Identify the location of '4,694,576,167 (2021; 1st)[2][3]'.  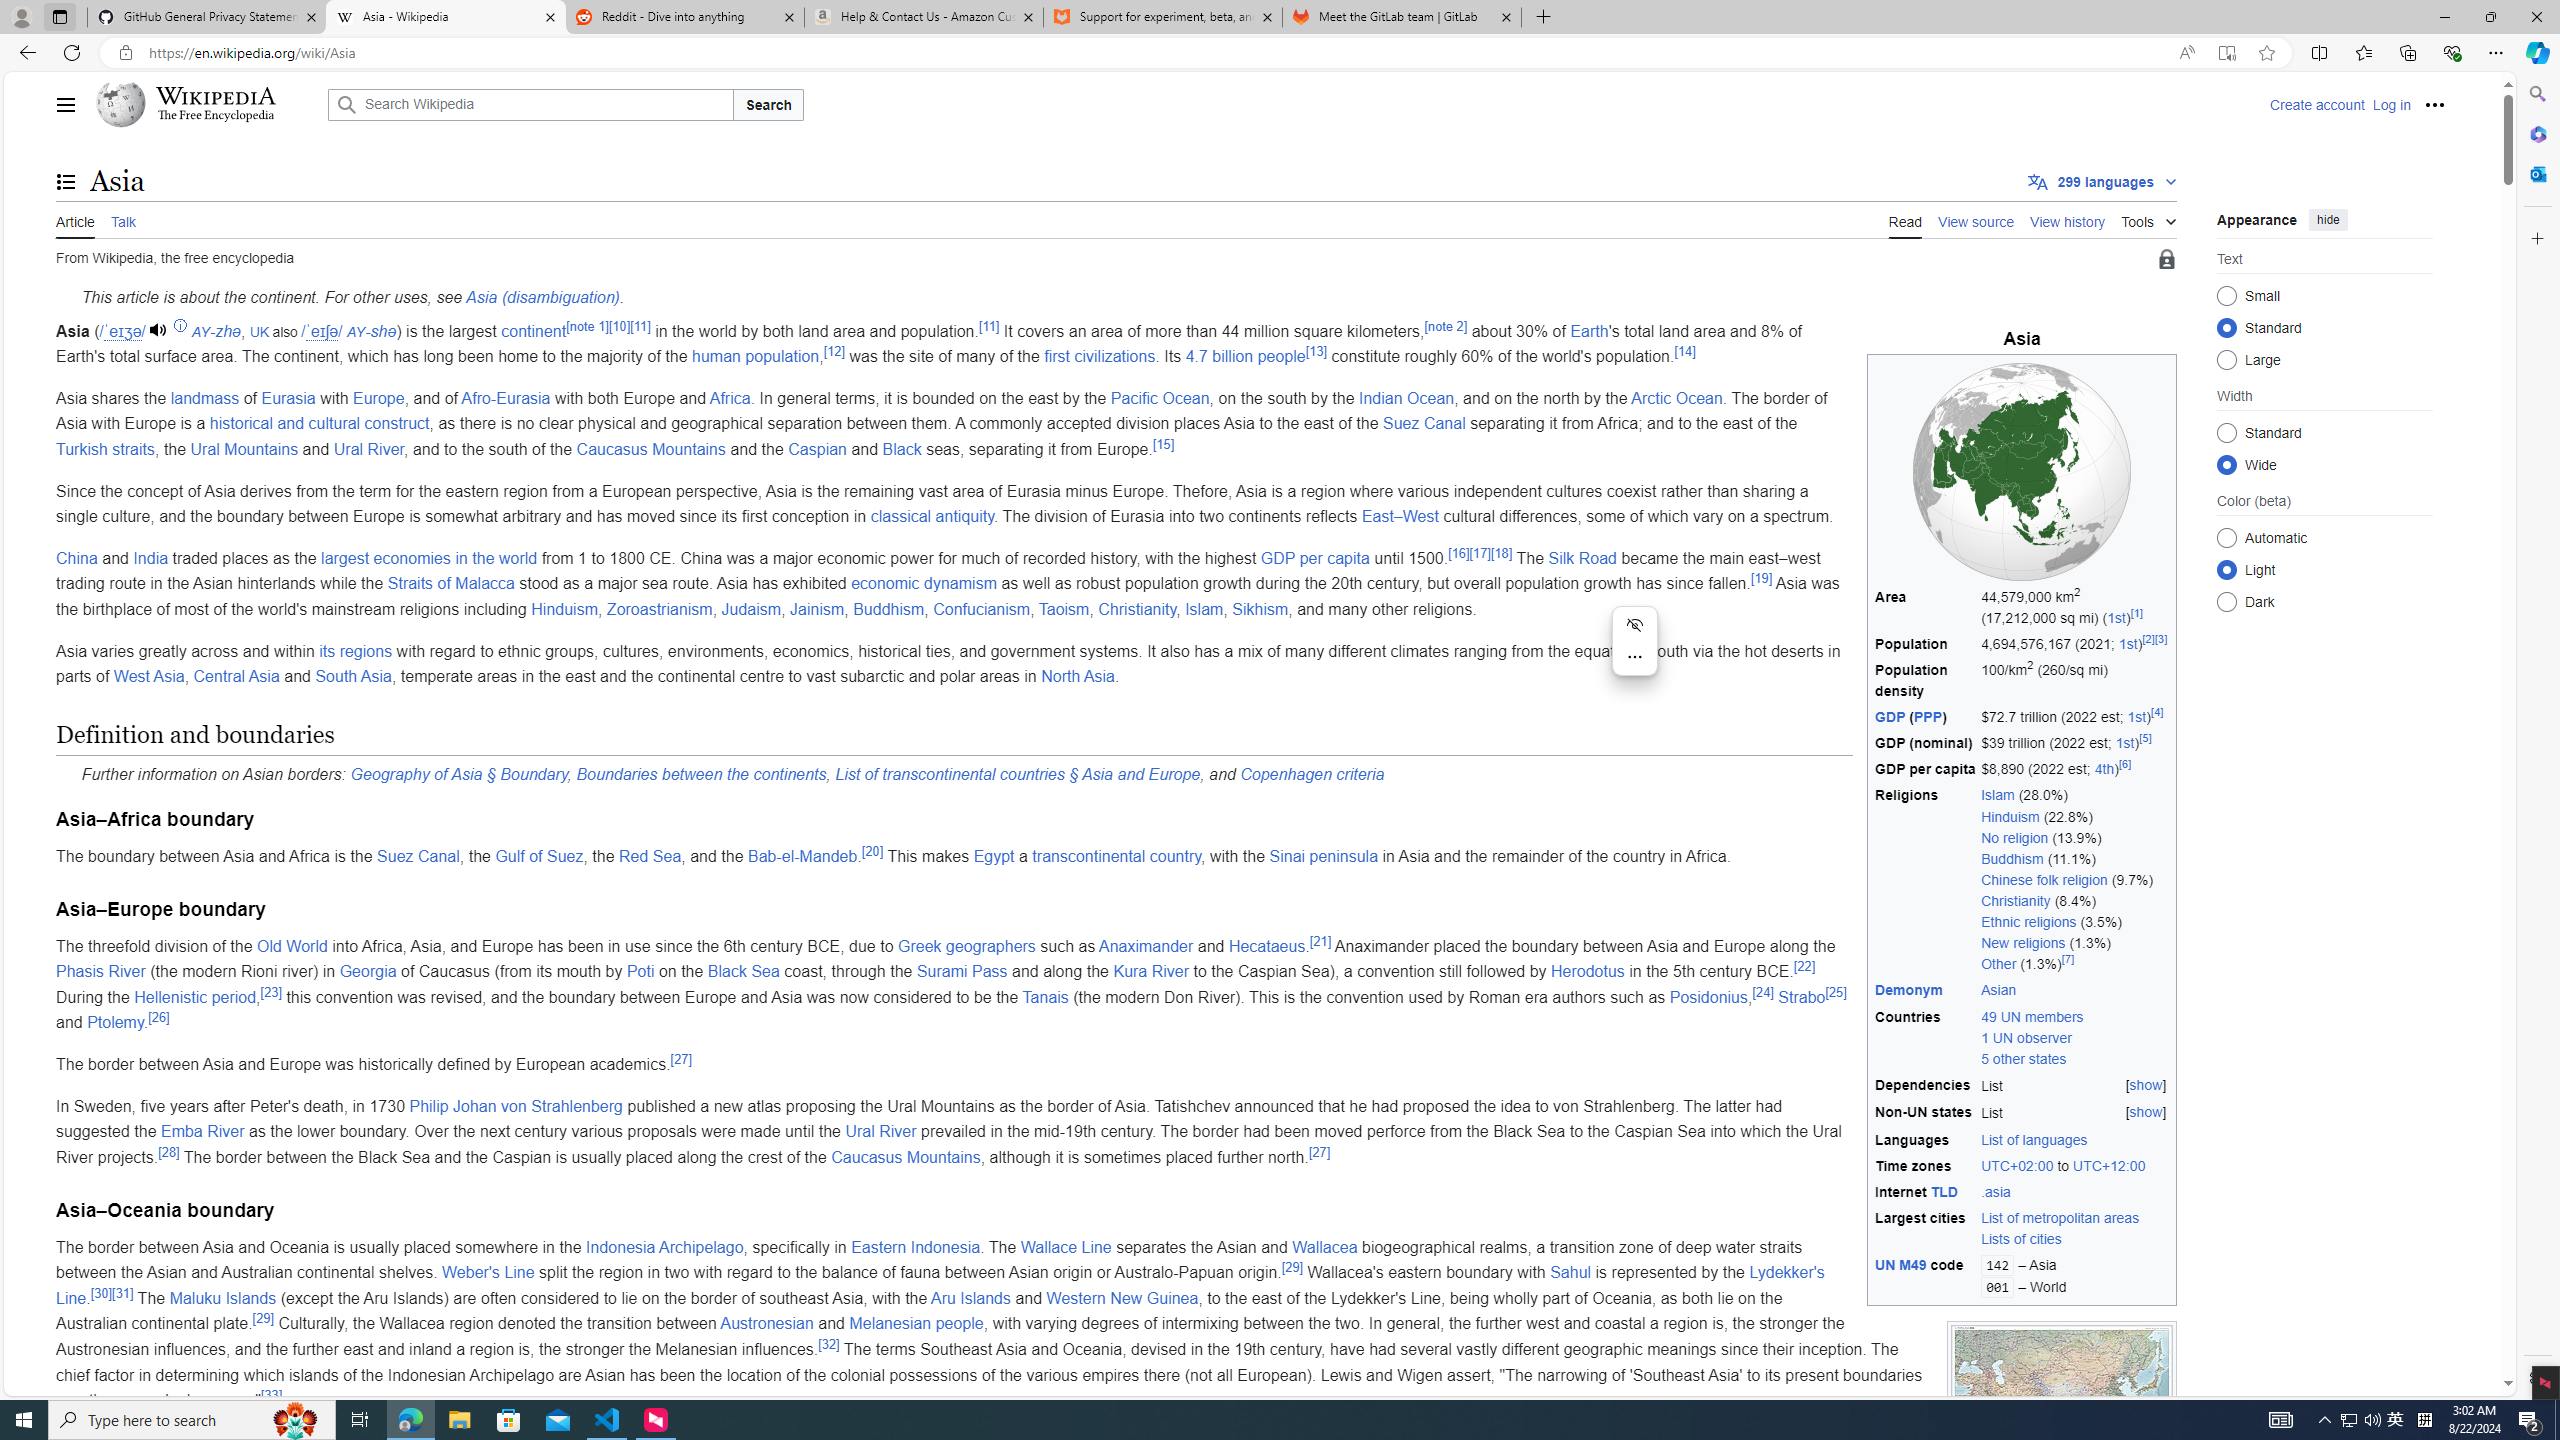
(2074, 643).